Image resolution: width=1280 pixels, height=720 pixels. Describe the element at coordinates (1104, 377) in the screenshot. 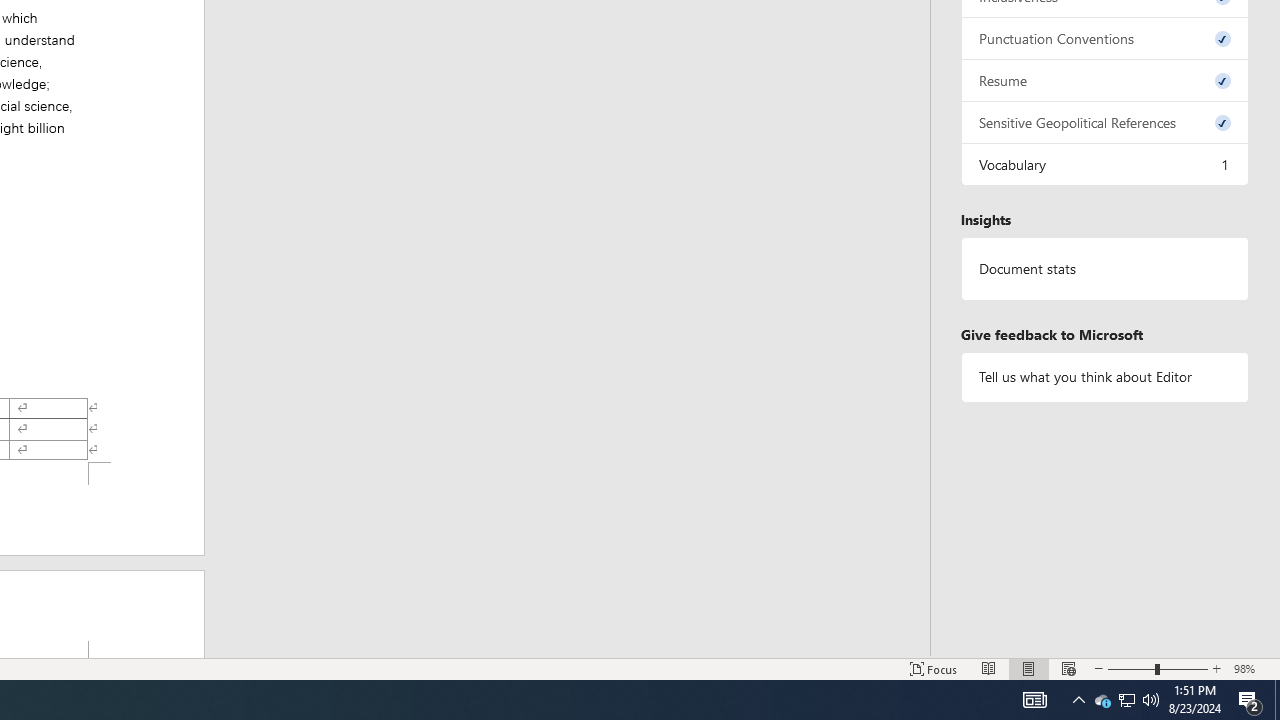

I see `'Tell us what you think about Editor'` at that location.